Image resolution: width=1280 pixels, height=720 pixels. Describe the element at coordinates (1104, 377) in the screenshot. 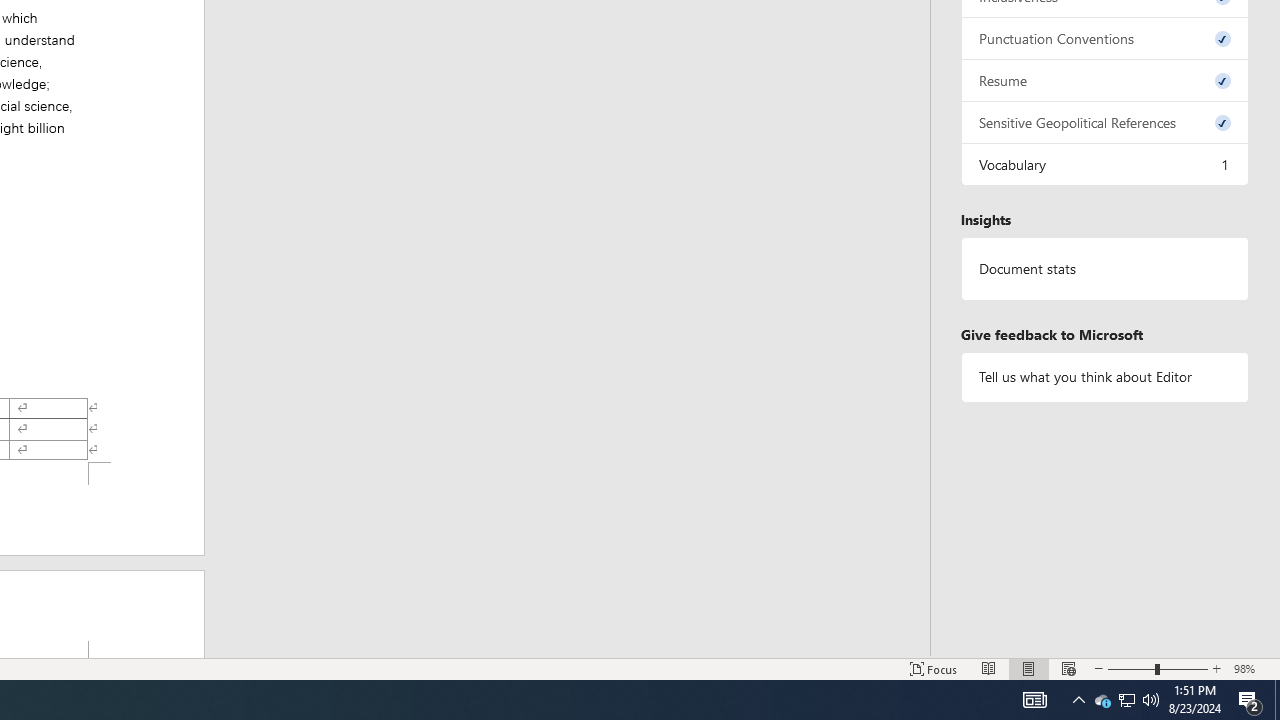

I see `'Tell us what you think about Editor'` at that location.